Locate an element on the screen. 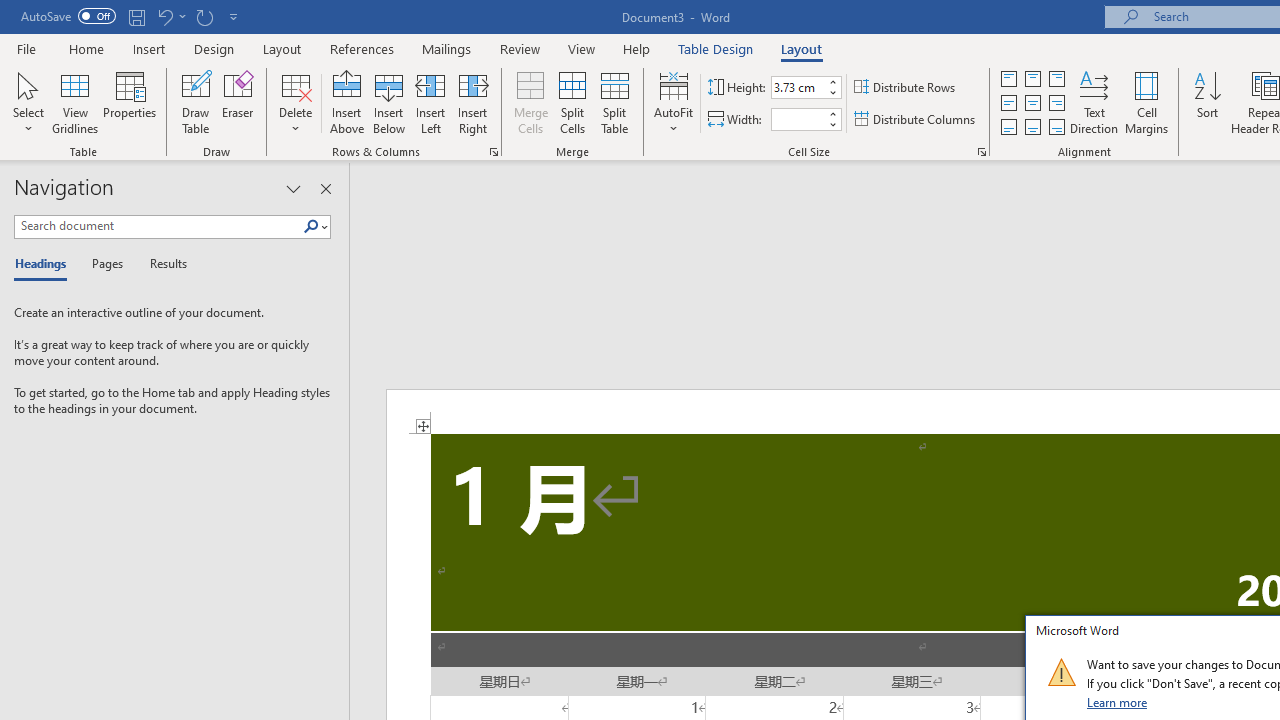 Image resolution: width=1280 pixels, height=720 pixels. 'Text Direction' is located at coordinates (1093, 103).